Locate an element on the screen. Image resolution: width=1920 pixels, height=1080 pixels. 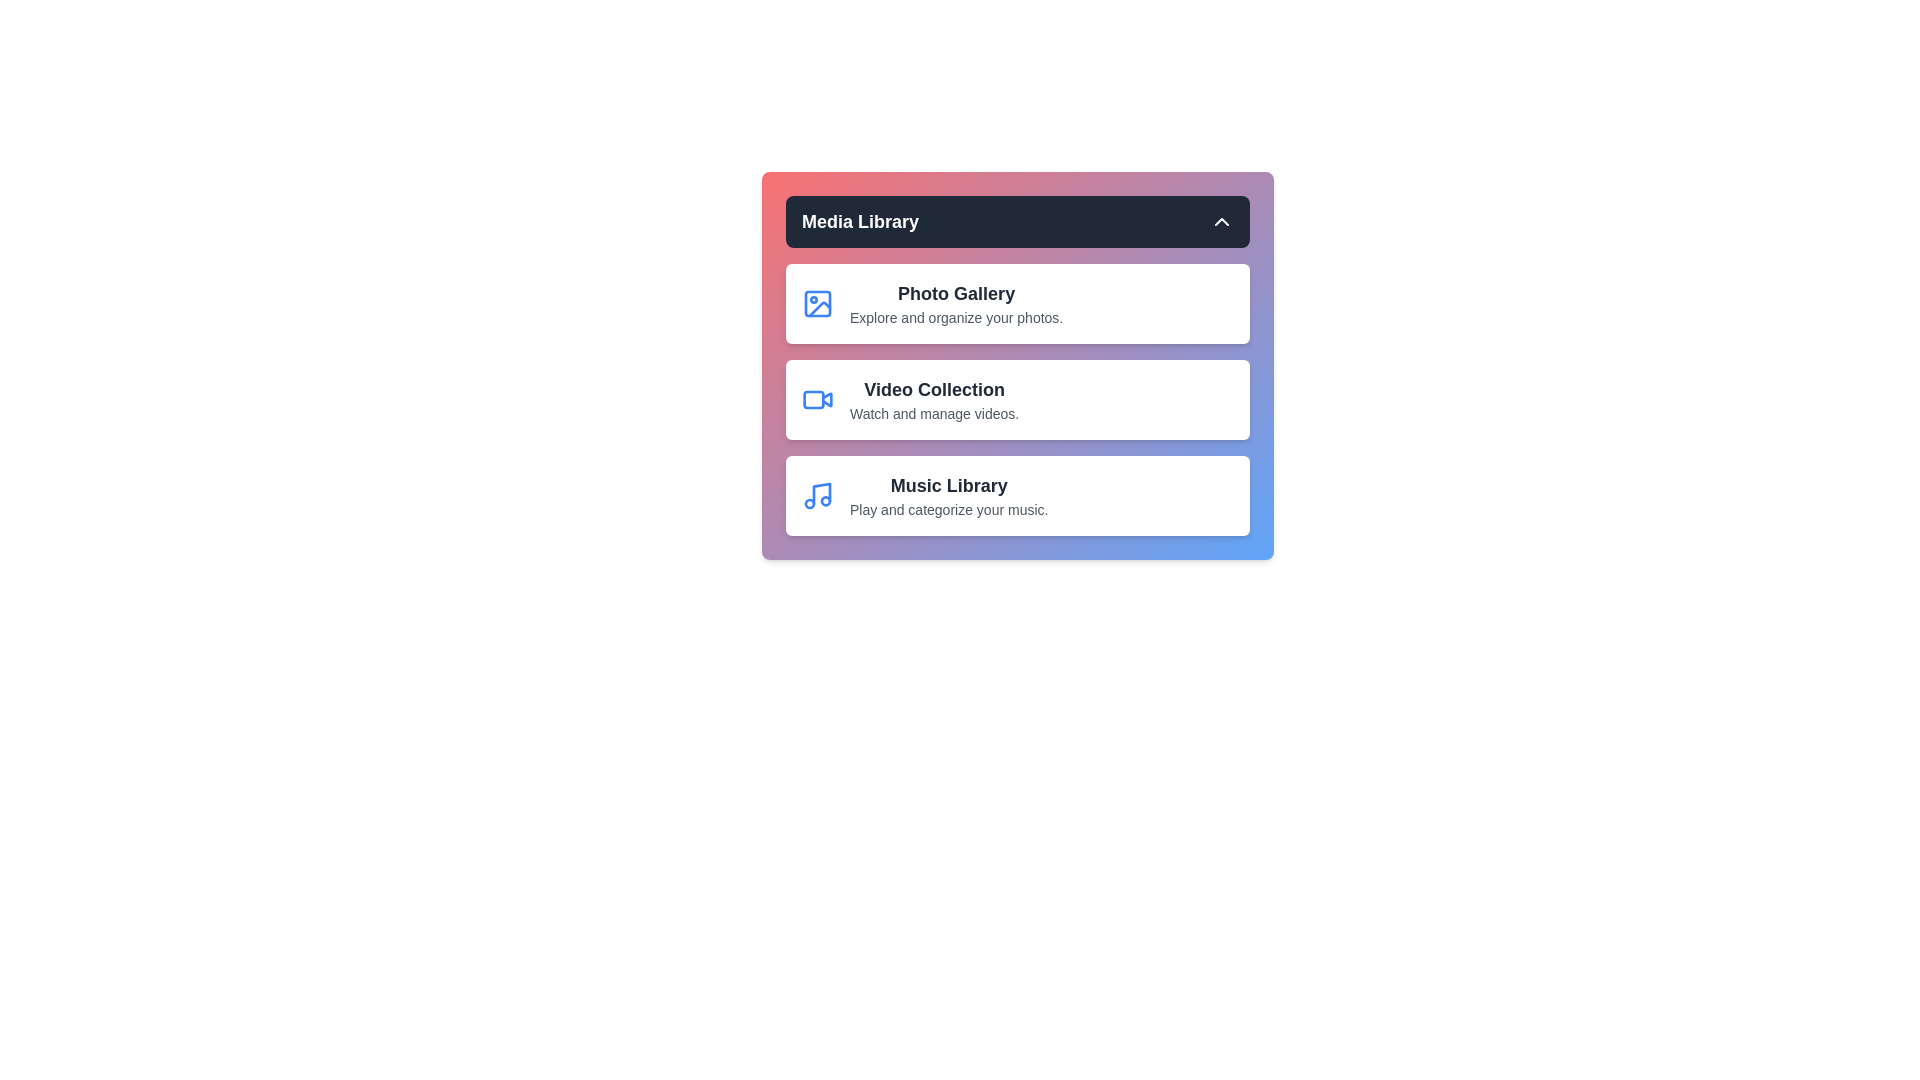
the description text of the Photo Gallery section to select it is located at coordinates (954, 316).